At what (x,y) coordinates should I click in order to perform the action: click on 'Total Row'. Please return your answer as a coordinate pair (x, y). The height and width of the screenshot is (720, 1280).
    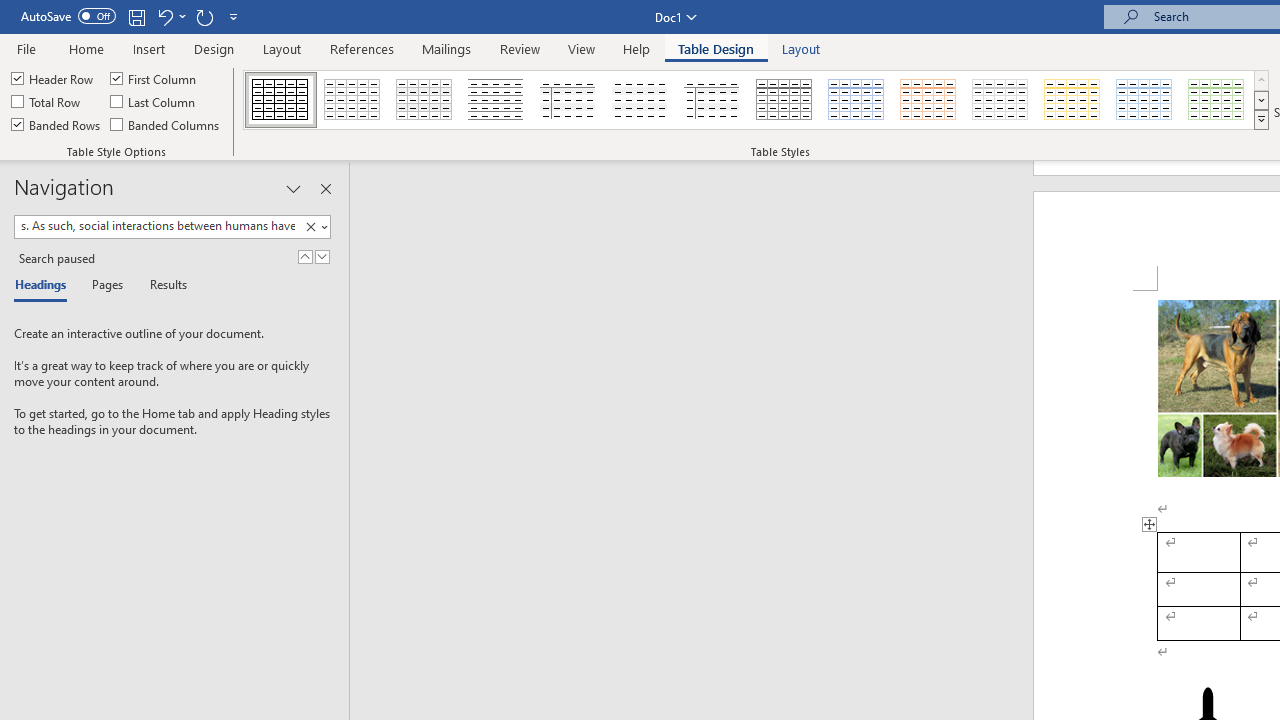
    Looking at the image, I should click on (47, 101).